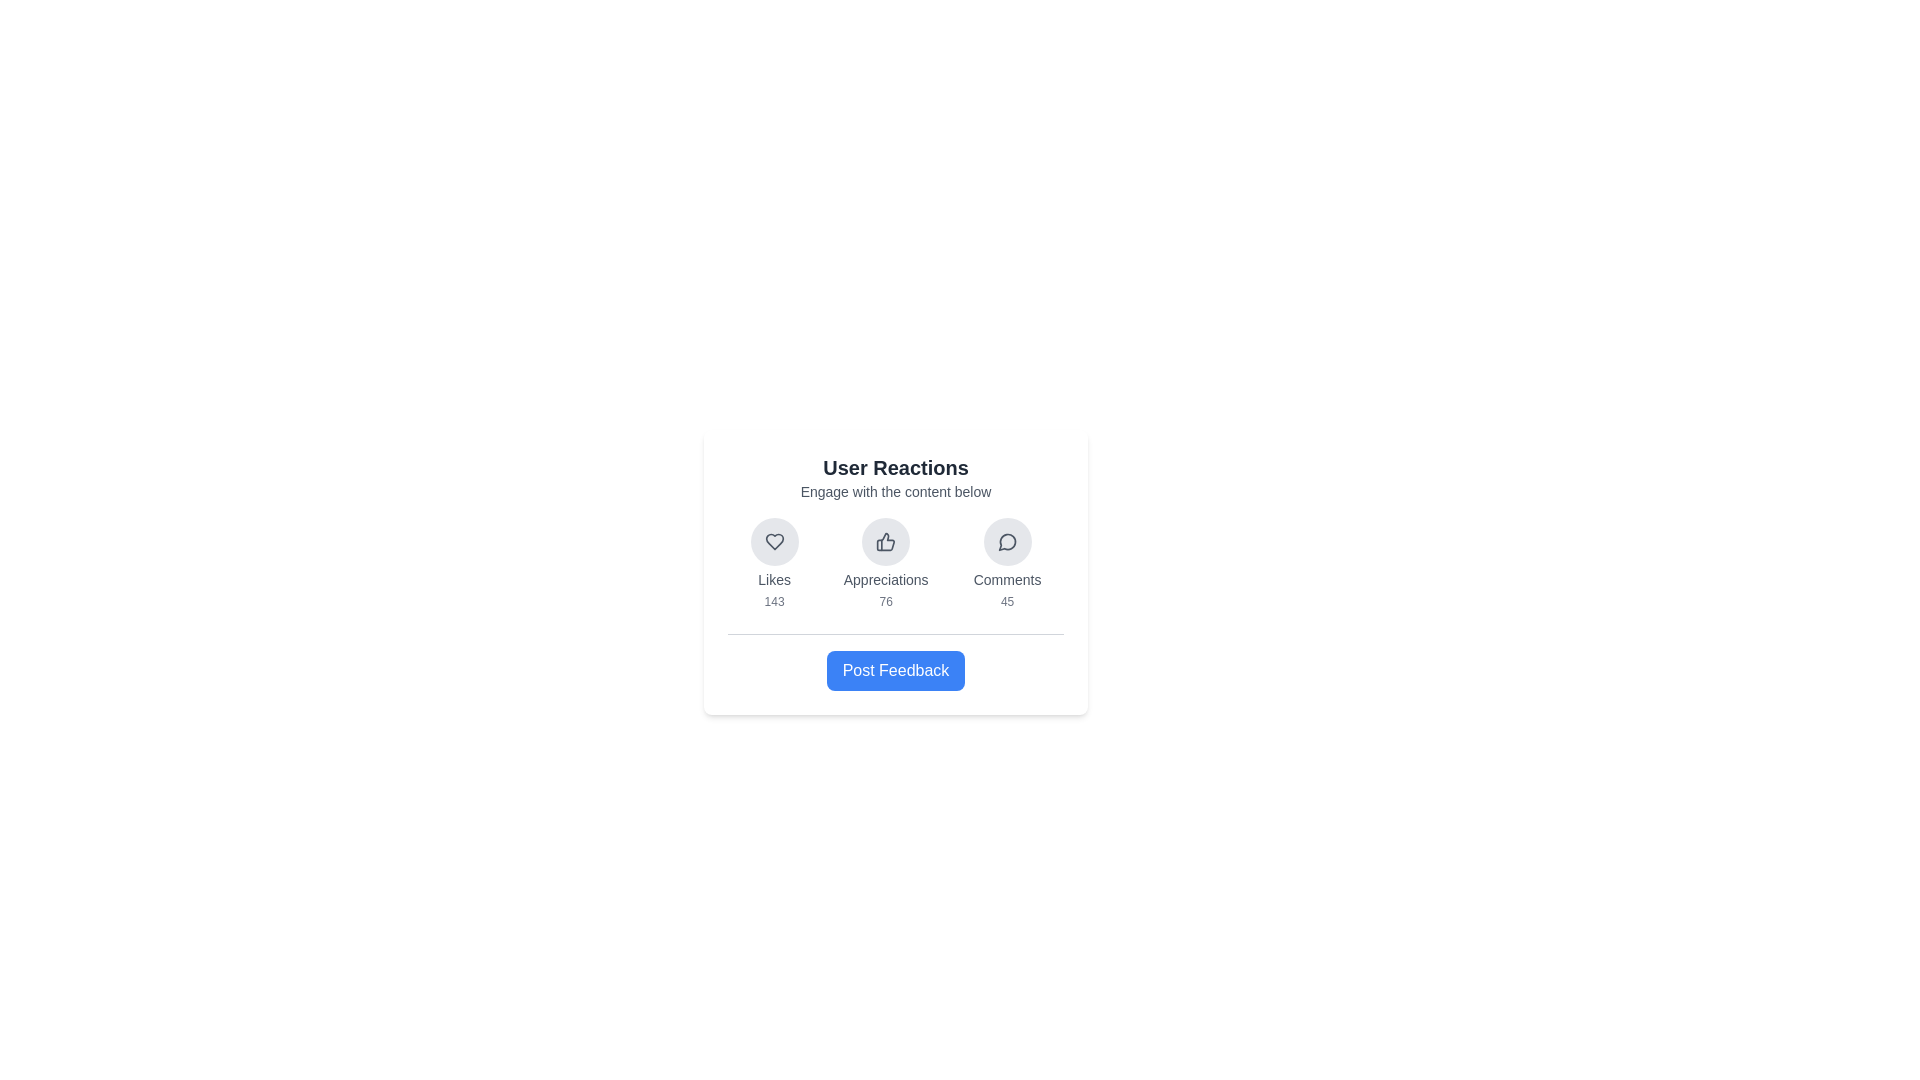 The image size is (1920, 1080). Describe the element at coordinates (895, 633) in the screenshot. I see `the horizontal line that serves as a visual divider between the reaction statistics and the call-to-action section in the card layout` at that location.